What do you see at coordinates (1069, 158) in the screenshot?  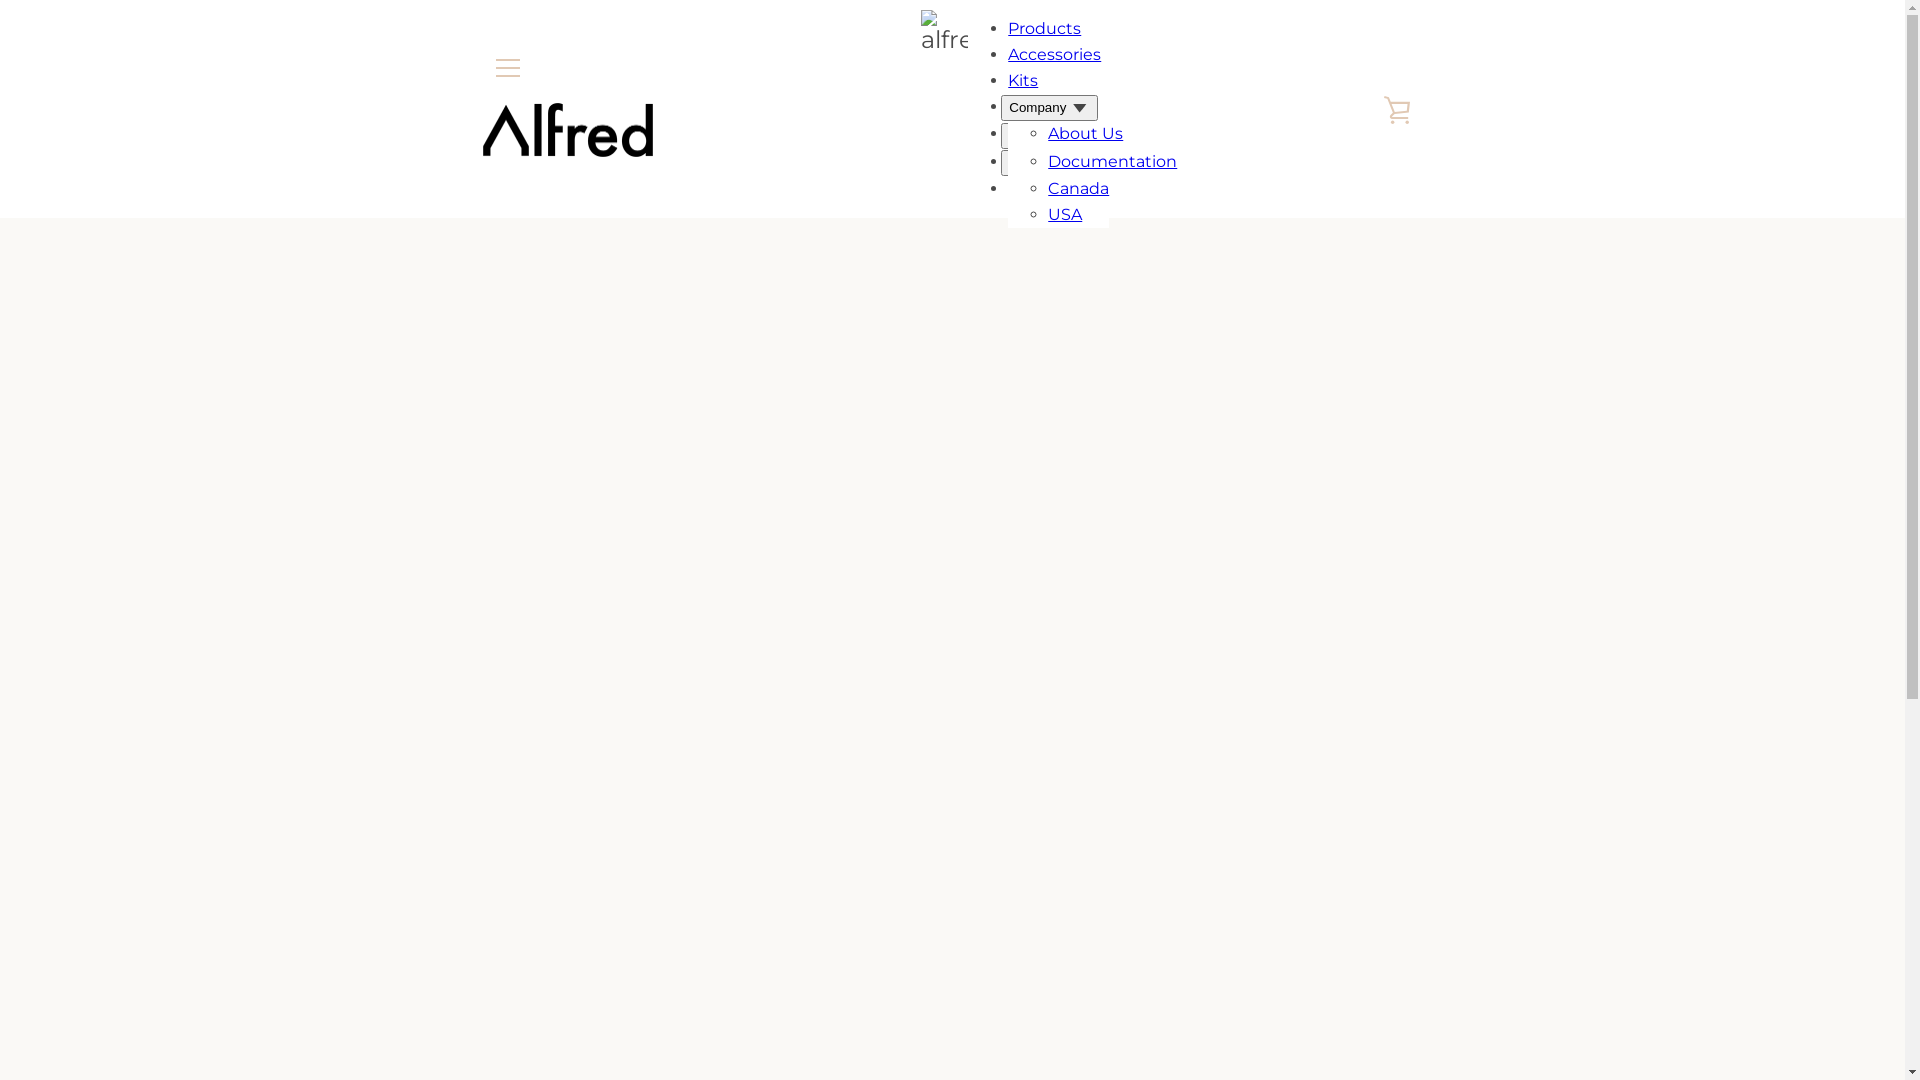 I see `'News'` at bounding box center [1069, 158].